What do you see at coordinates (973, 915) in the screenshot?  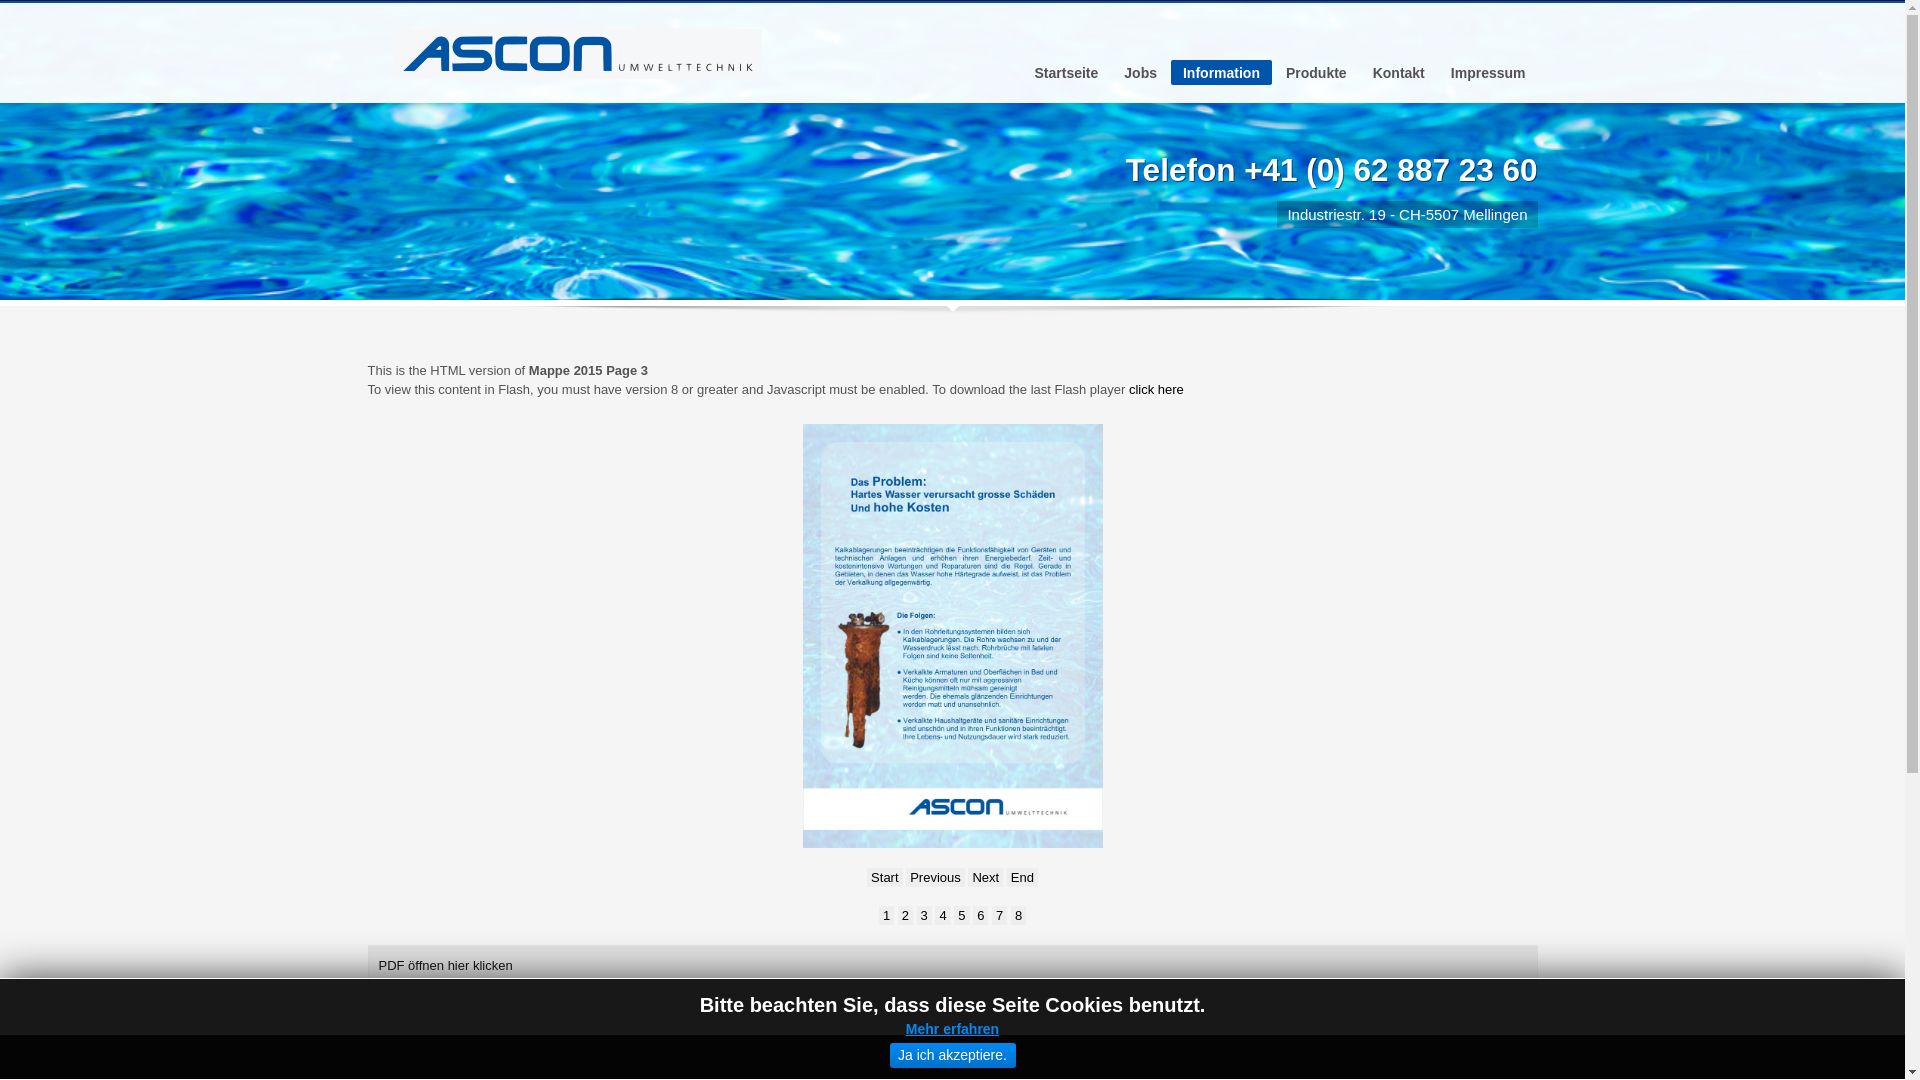 I see `'6'` at bounding box center [973, 915].